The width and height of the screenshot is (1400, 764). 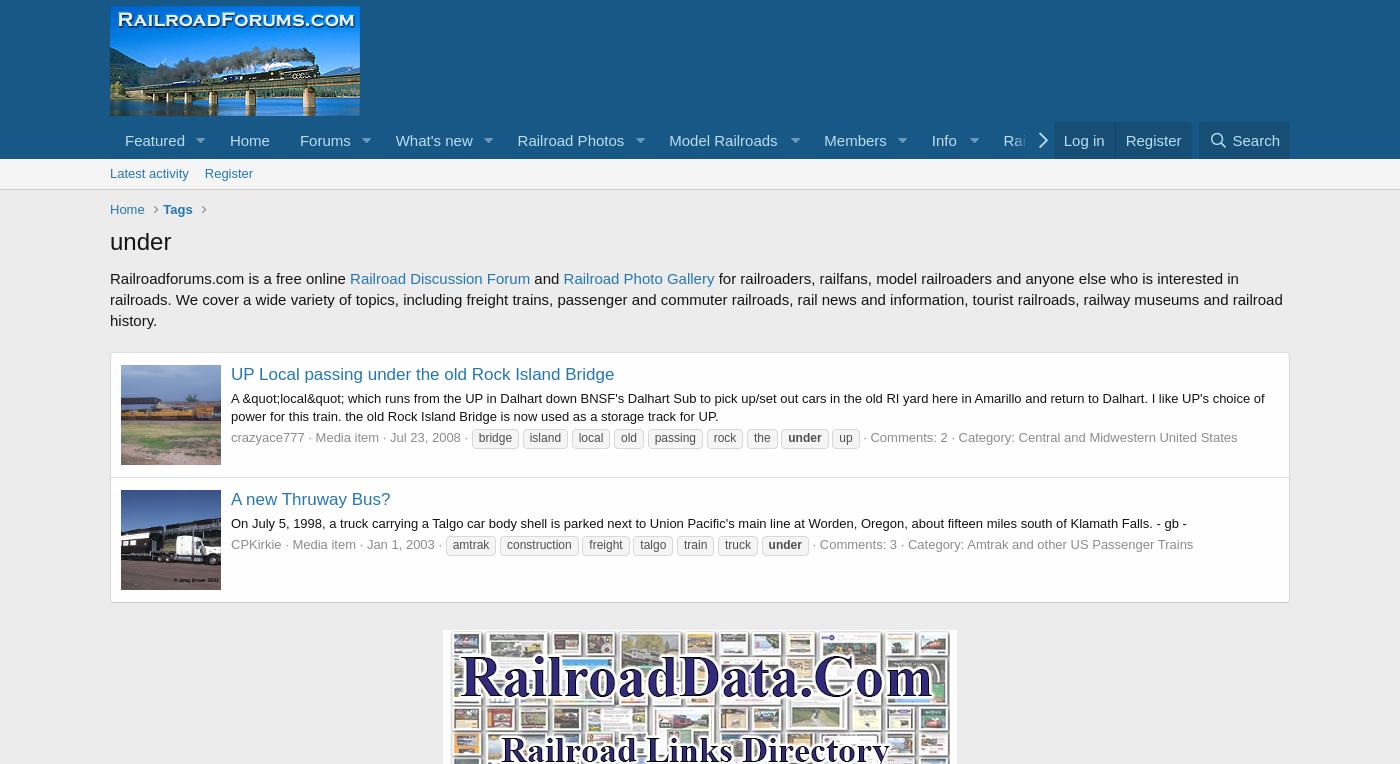 What do you see at coordinates (256, 544) in the screenshot?
I see `'CPKirkie'` at bounding box center [256, 544].